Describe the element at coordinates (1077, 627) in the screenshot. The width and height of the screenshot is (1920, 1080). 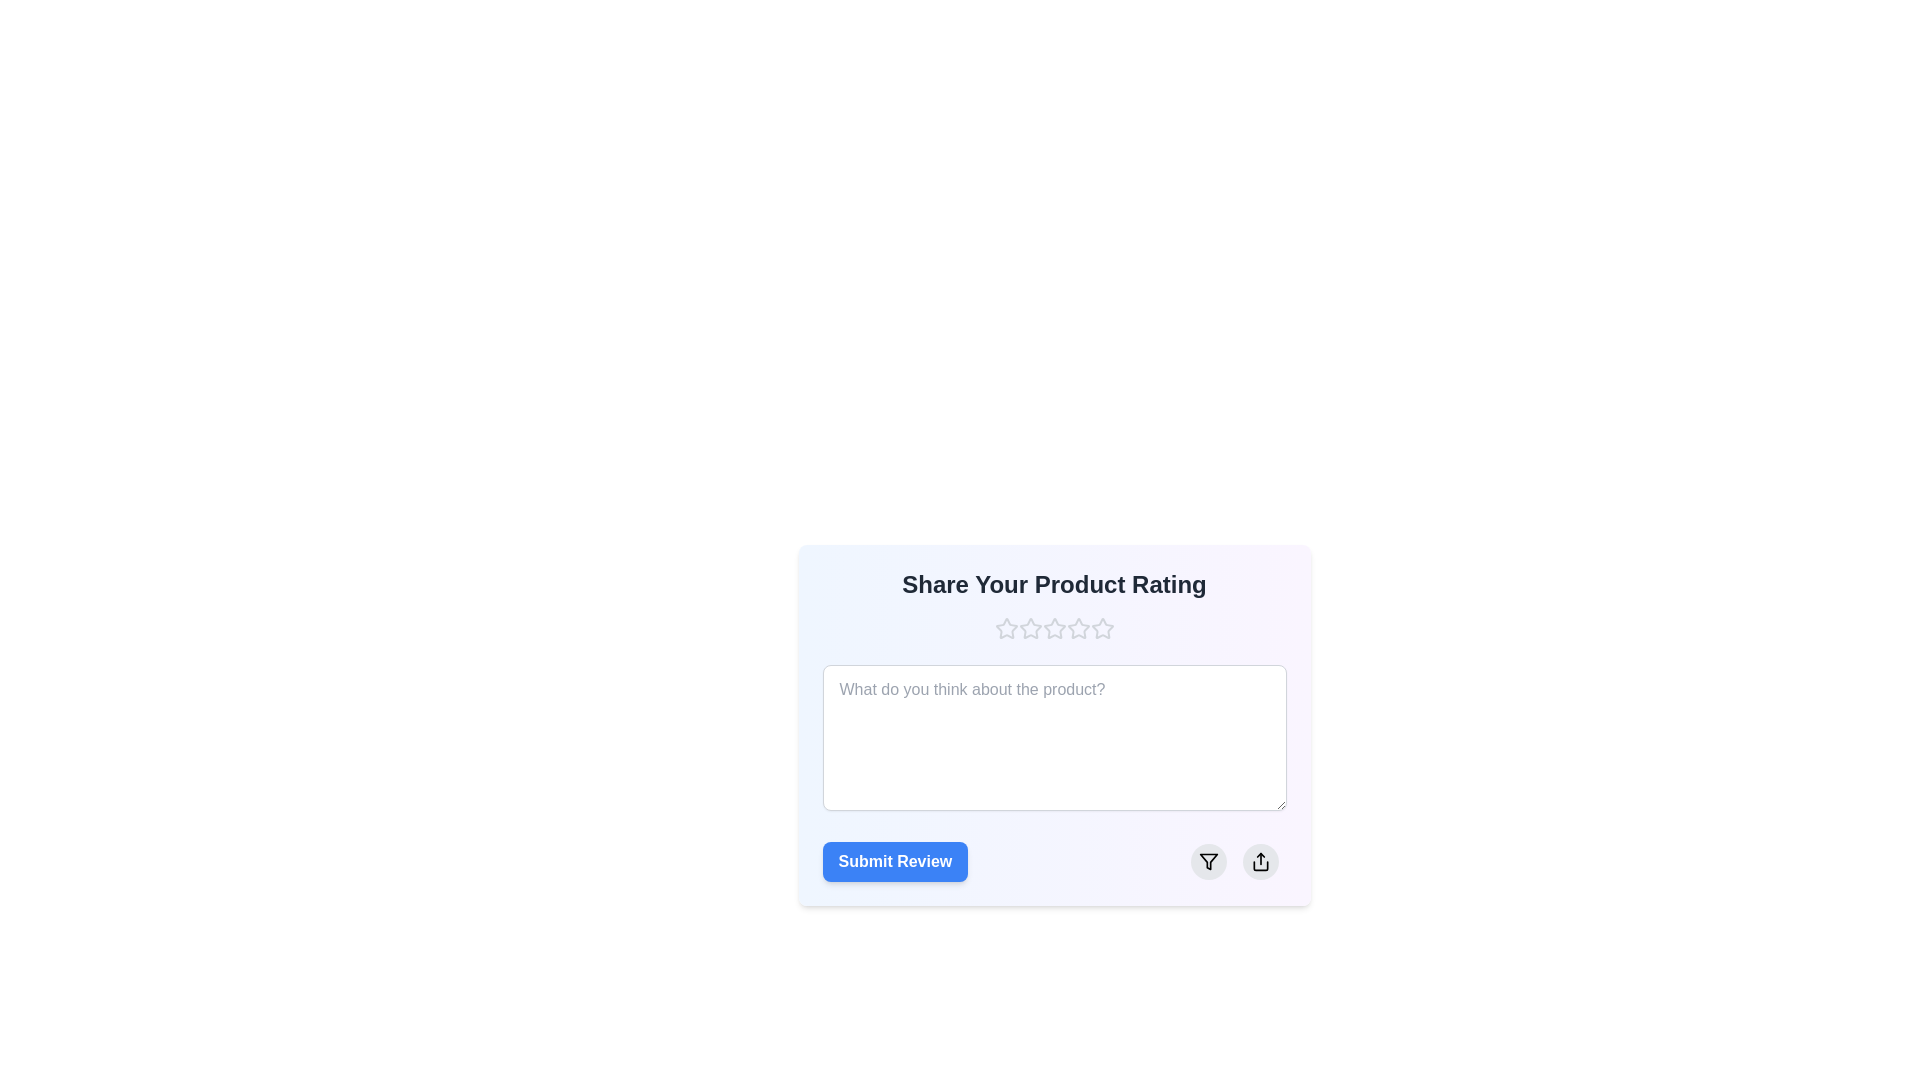
I see `the third star icon in the 'Share Your Product Rating' section` at that location.